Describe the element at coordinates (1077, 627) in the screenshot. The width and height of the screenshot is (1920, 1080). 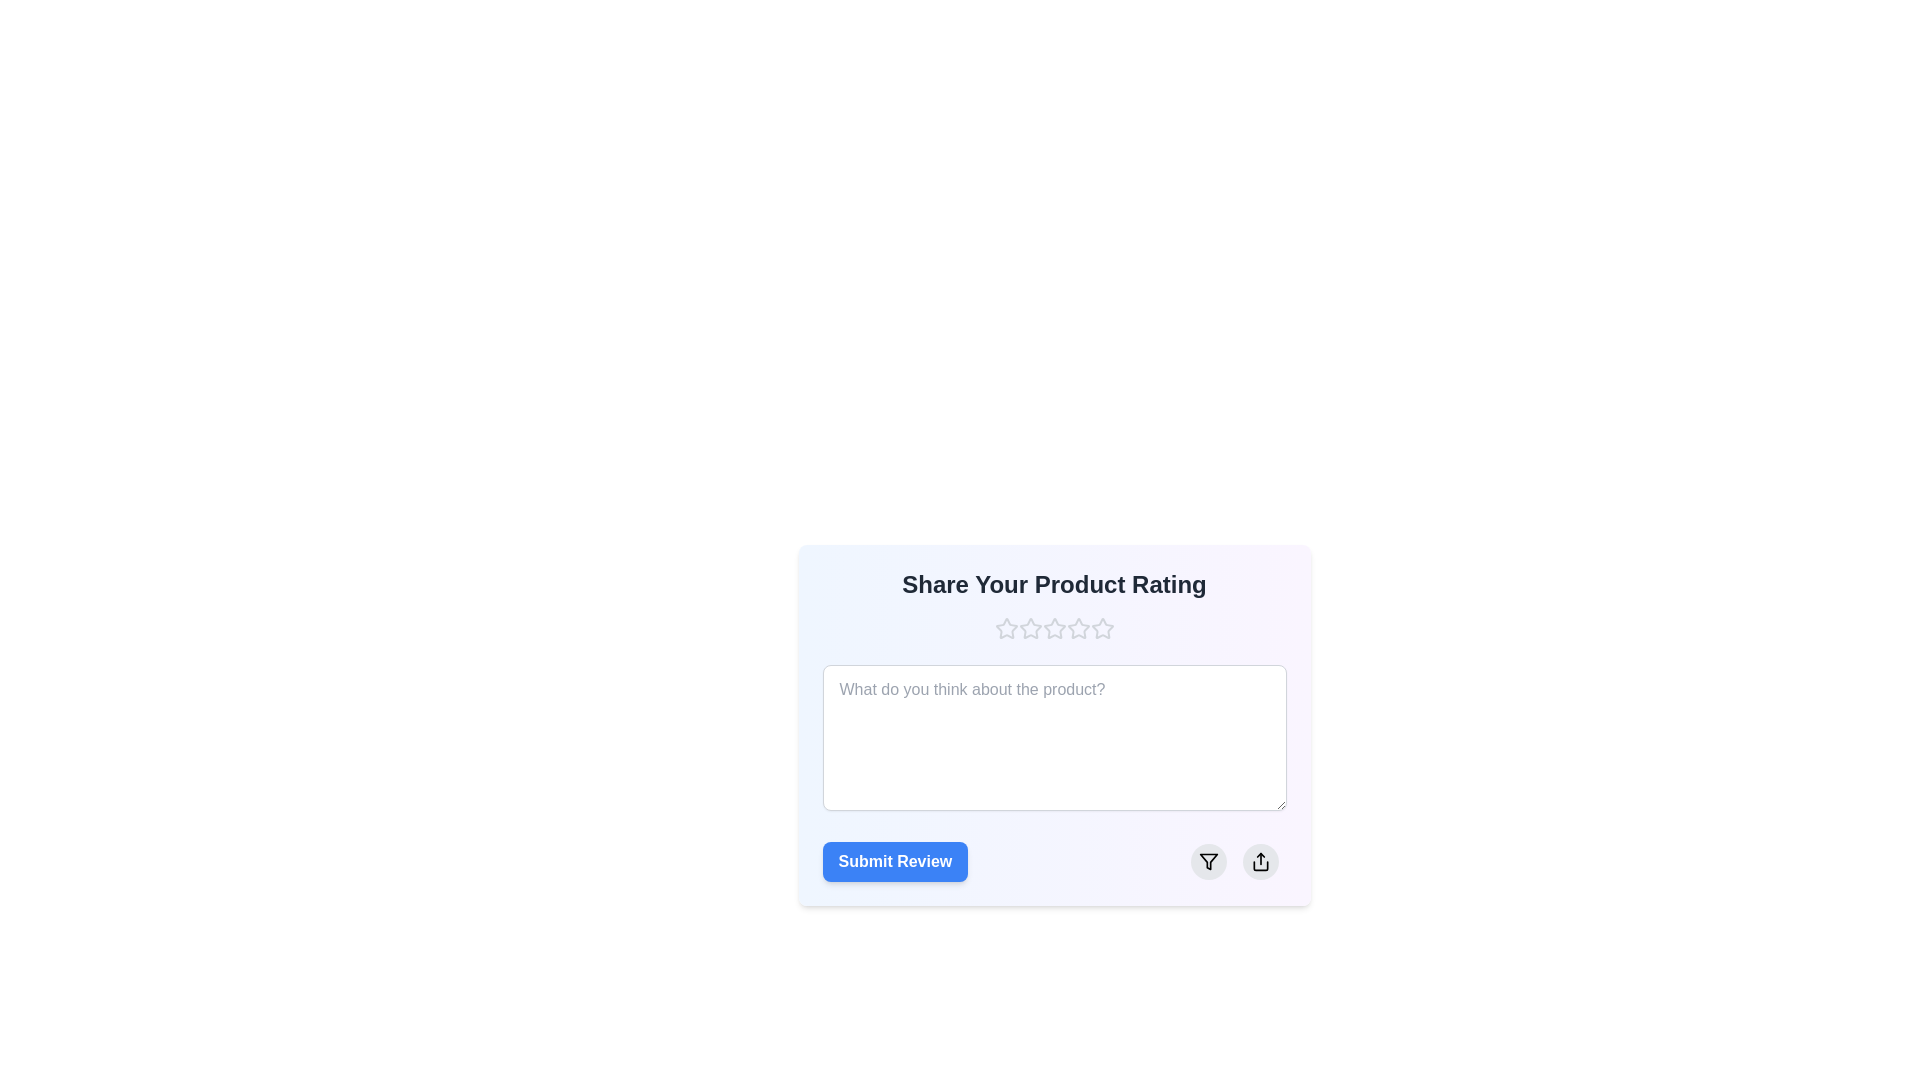
I see `the third star icon in the 'Share Your Product Rating' section` at that location.